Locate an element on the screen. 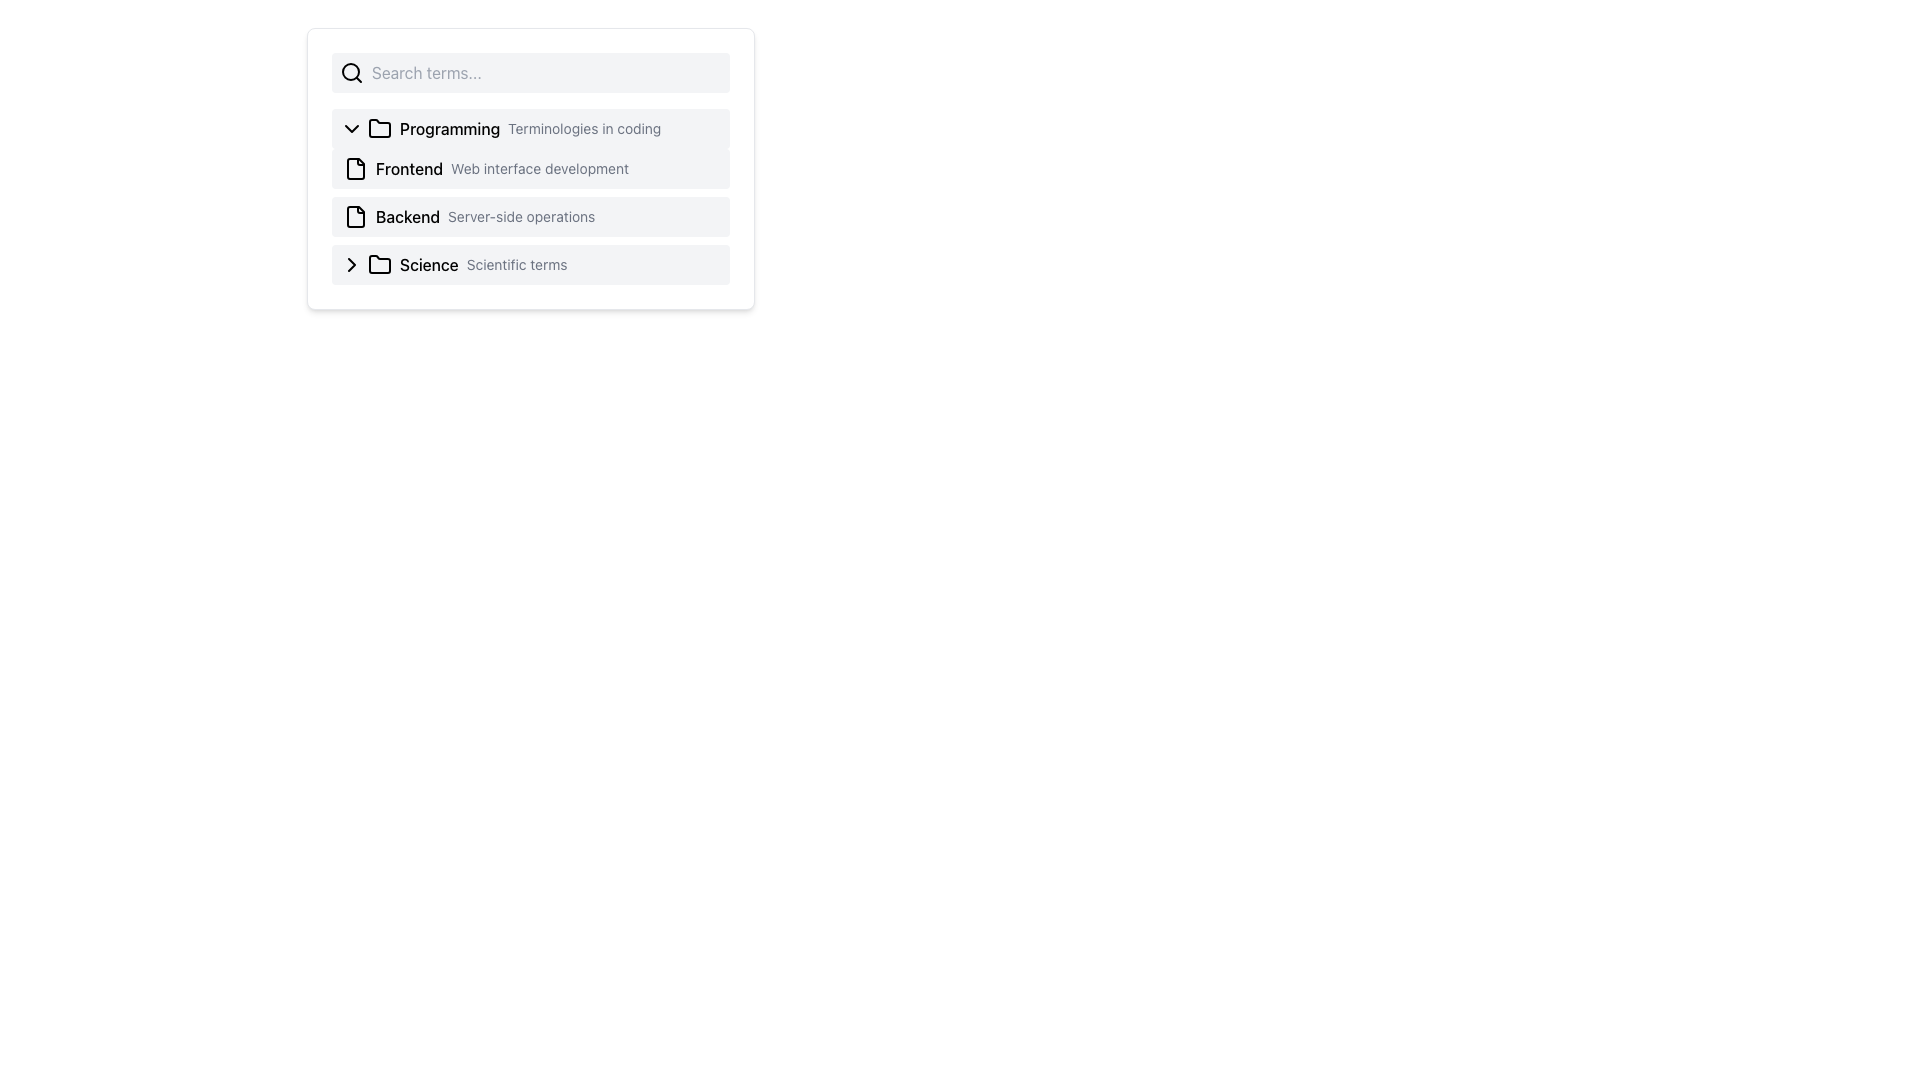 This screenshot has height=1080, width=1920. the file-like outline icon located to the left of the text 'Backend Server-side operations' in the list item is located at coordinates (355, 216).